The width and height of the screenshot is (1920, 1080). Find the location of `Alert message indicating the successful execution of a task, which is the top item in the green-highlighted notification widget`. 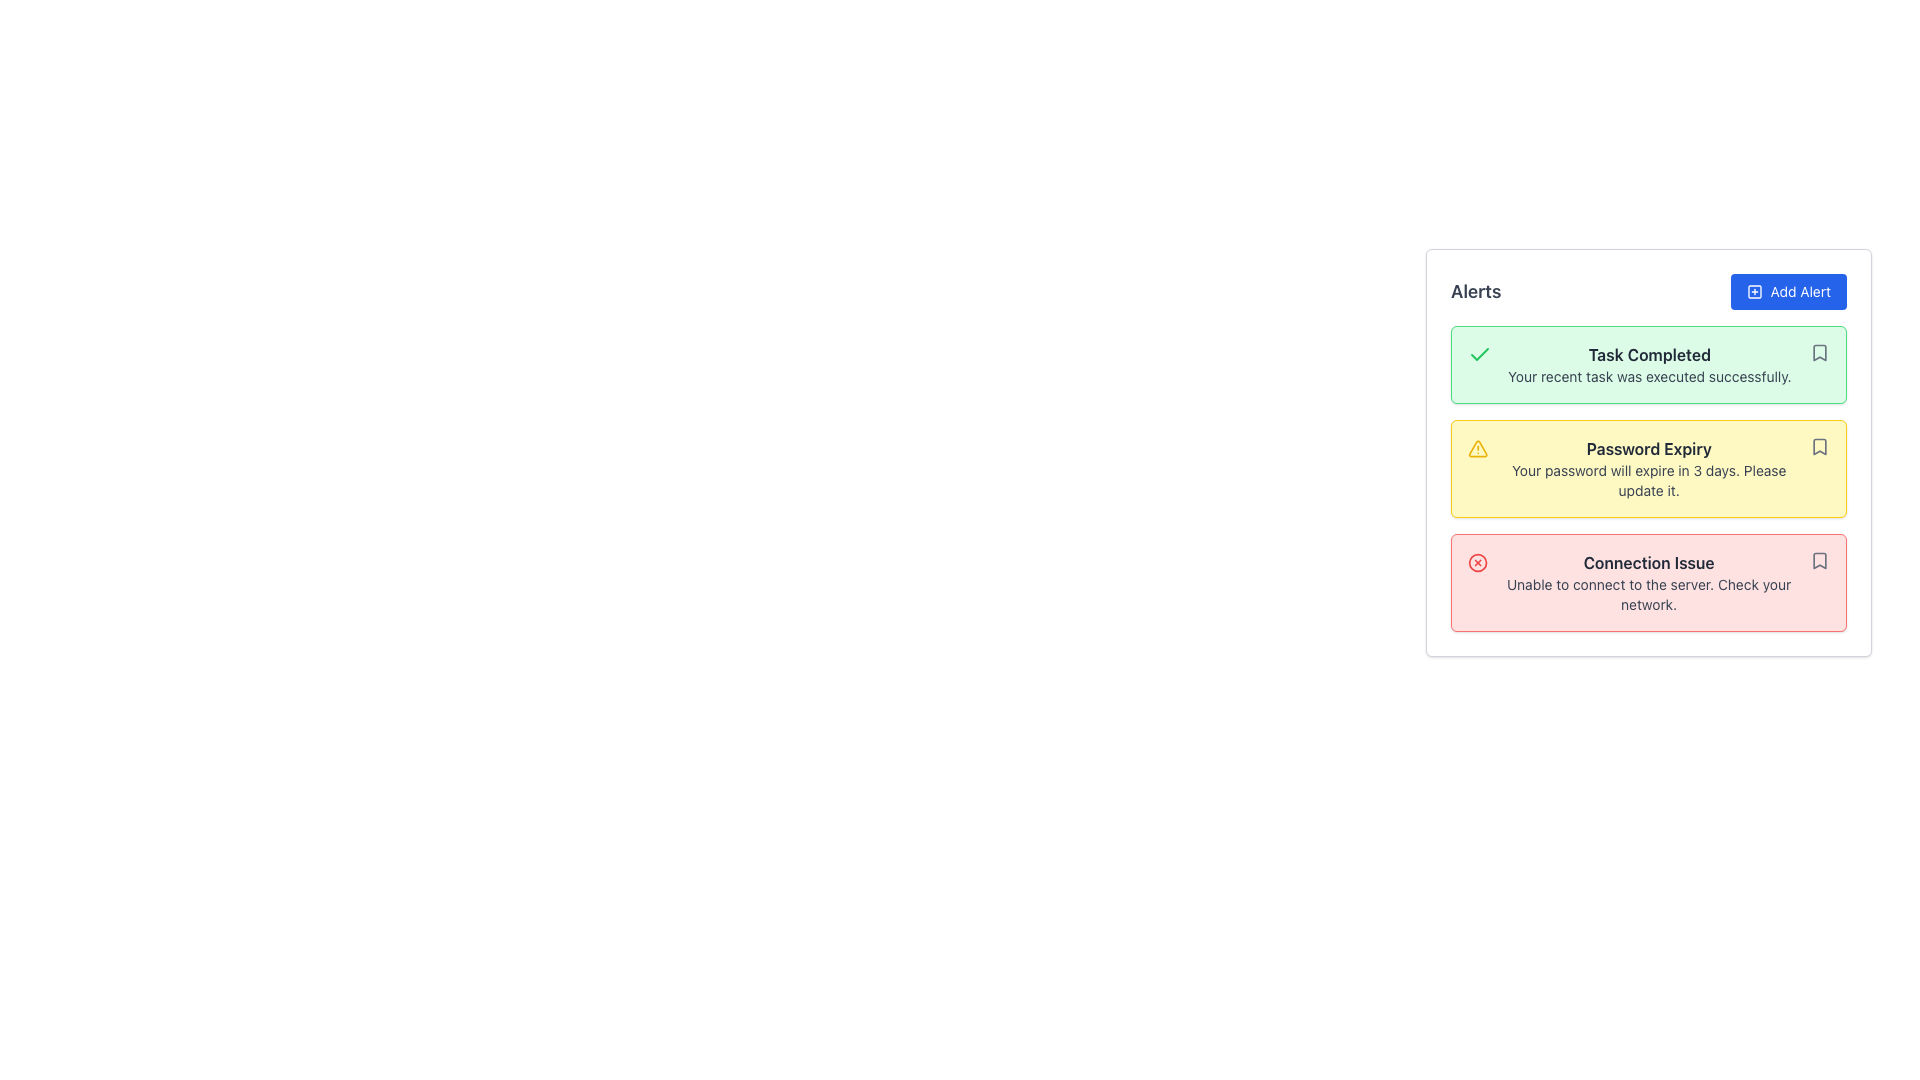

Alert message indicating the successful execution of a task, which is the top item in the green-highlighted notification widget is located at coordinates (1649, 365).